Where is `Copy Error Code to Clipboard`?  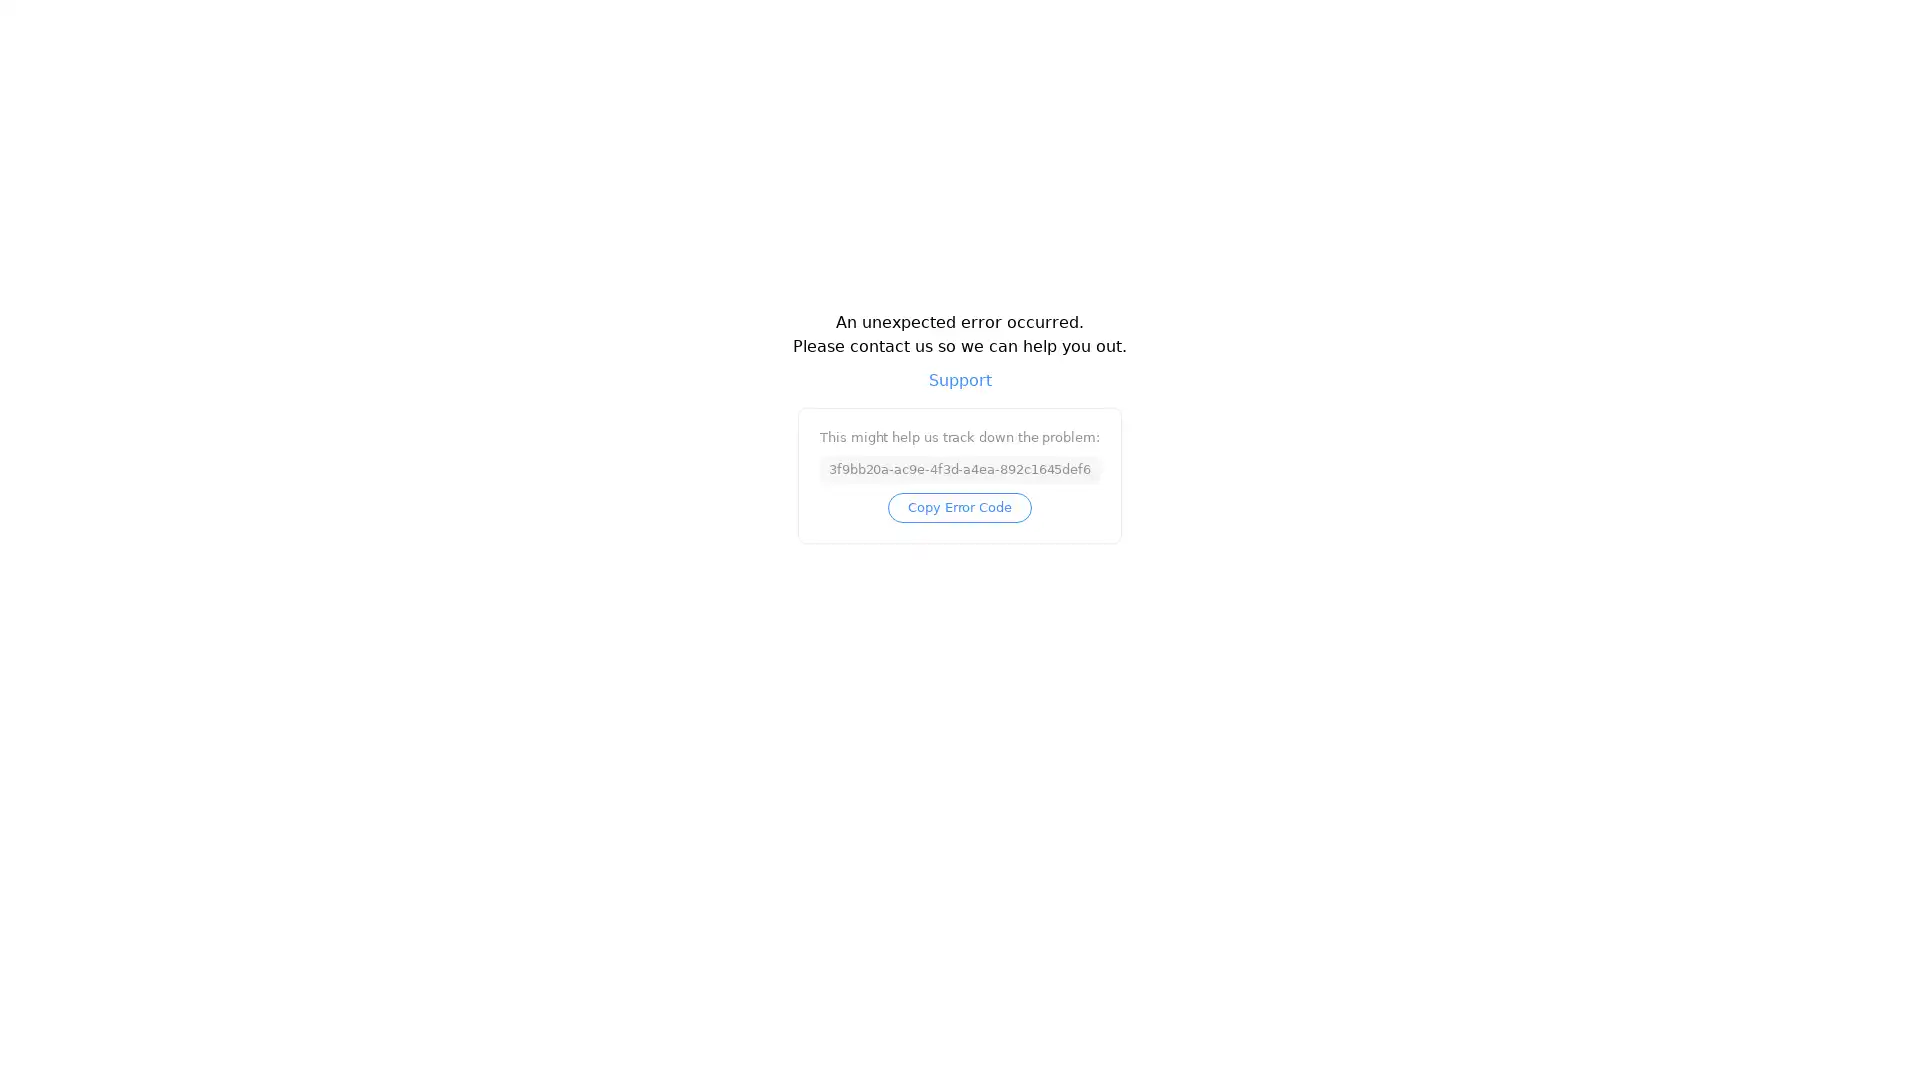
Copy Error Code to Clipboard is located at coordinates (958, 519).